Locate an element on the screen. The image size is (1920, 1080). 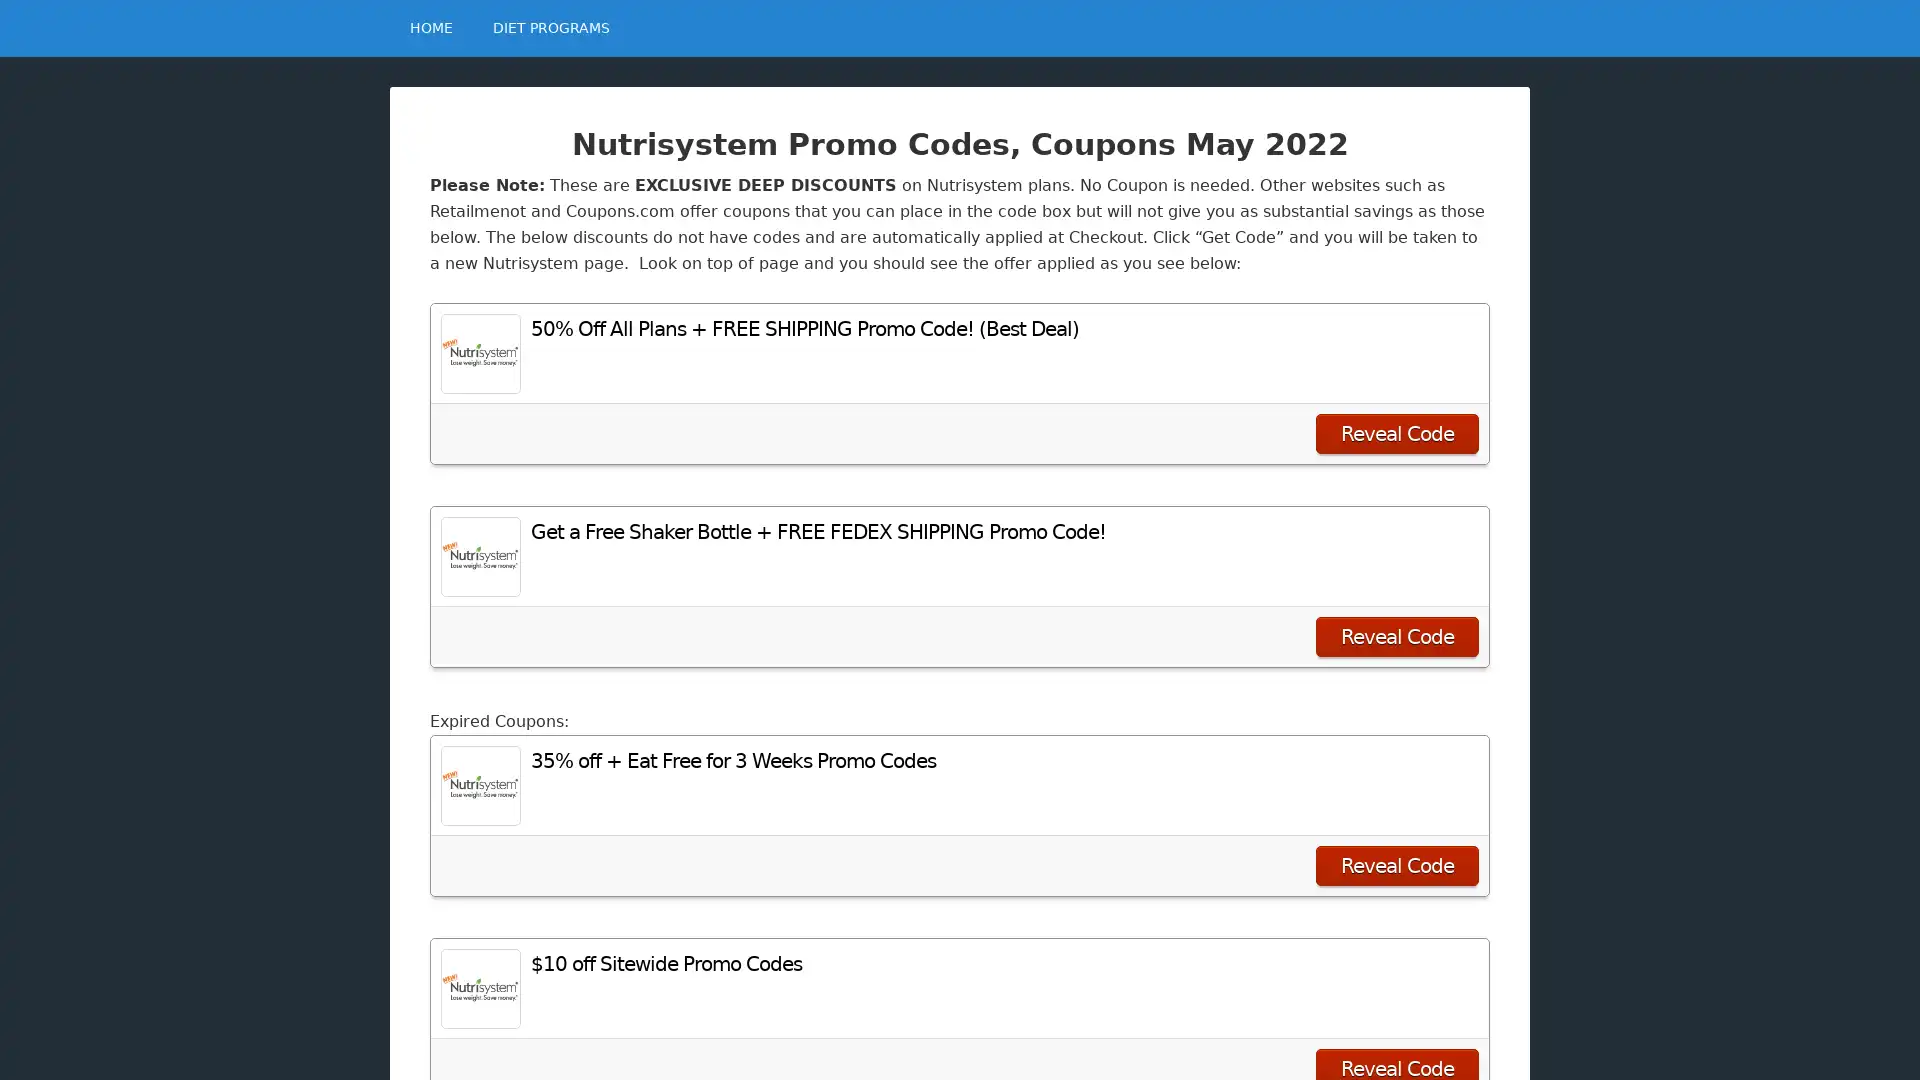
Reveal Code is located at coordinates (1396, 636).